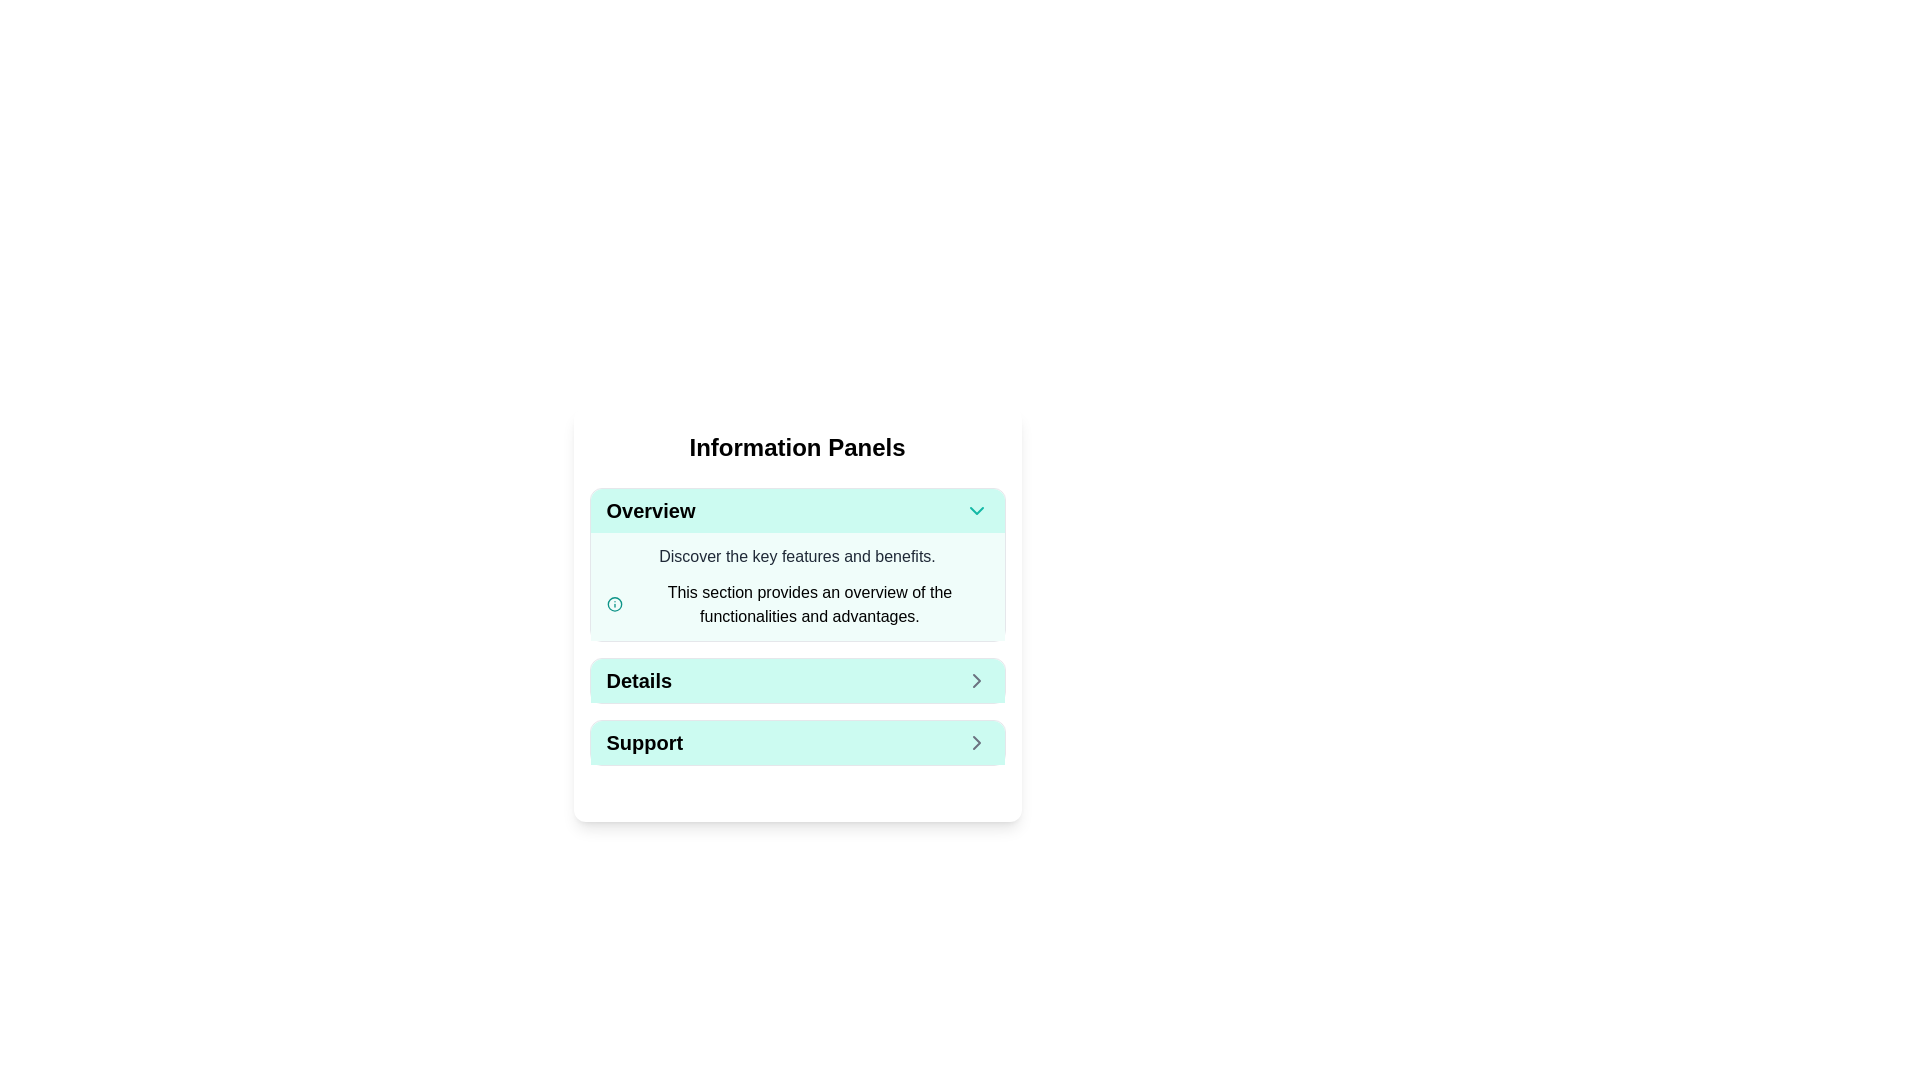  What do you see at coordinates (613, 604) in the screenshot?
I see `the icon located at the beginning of the line in the 'Overview' panel that precedes the text 'This section provides an overview of the functionalities and advantages.'` at bounding box center [613, 604].